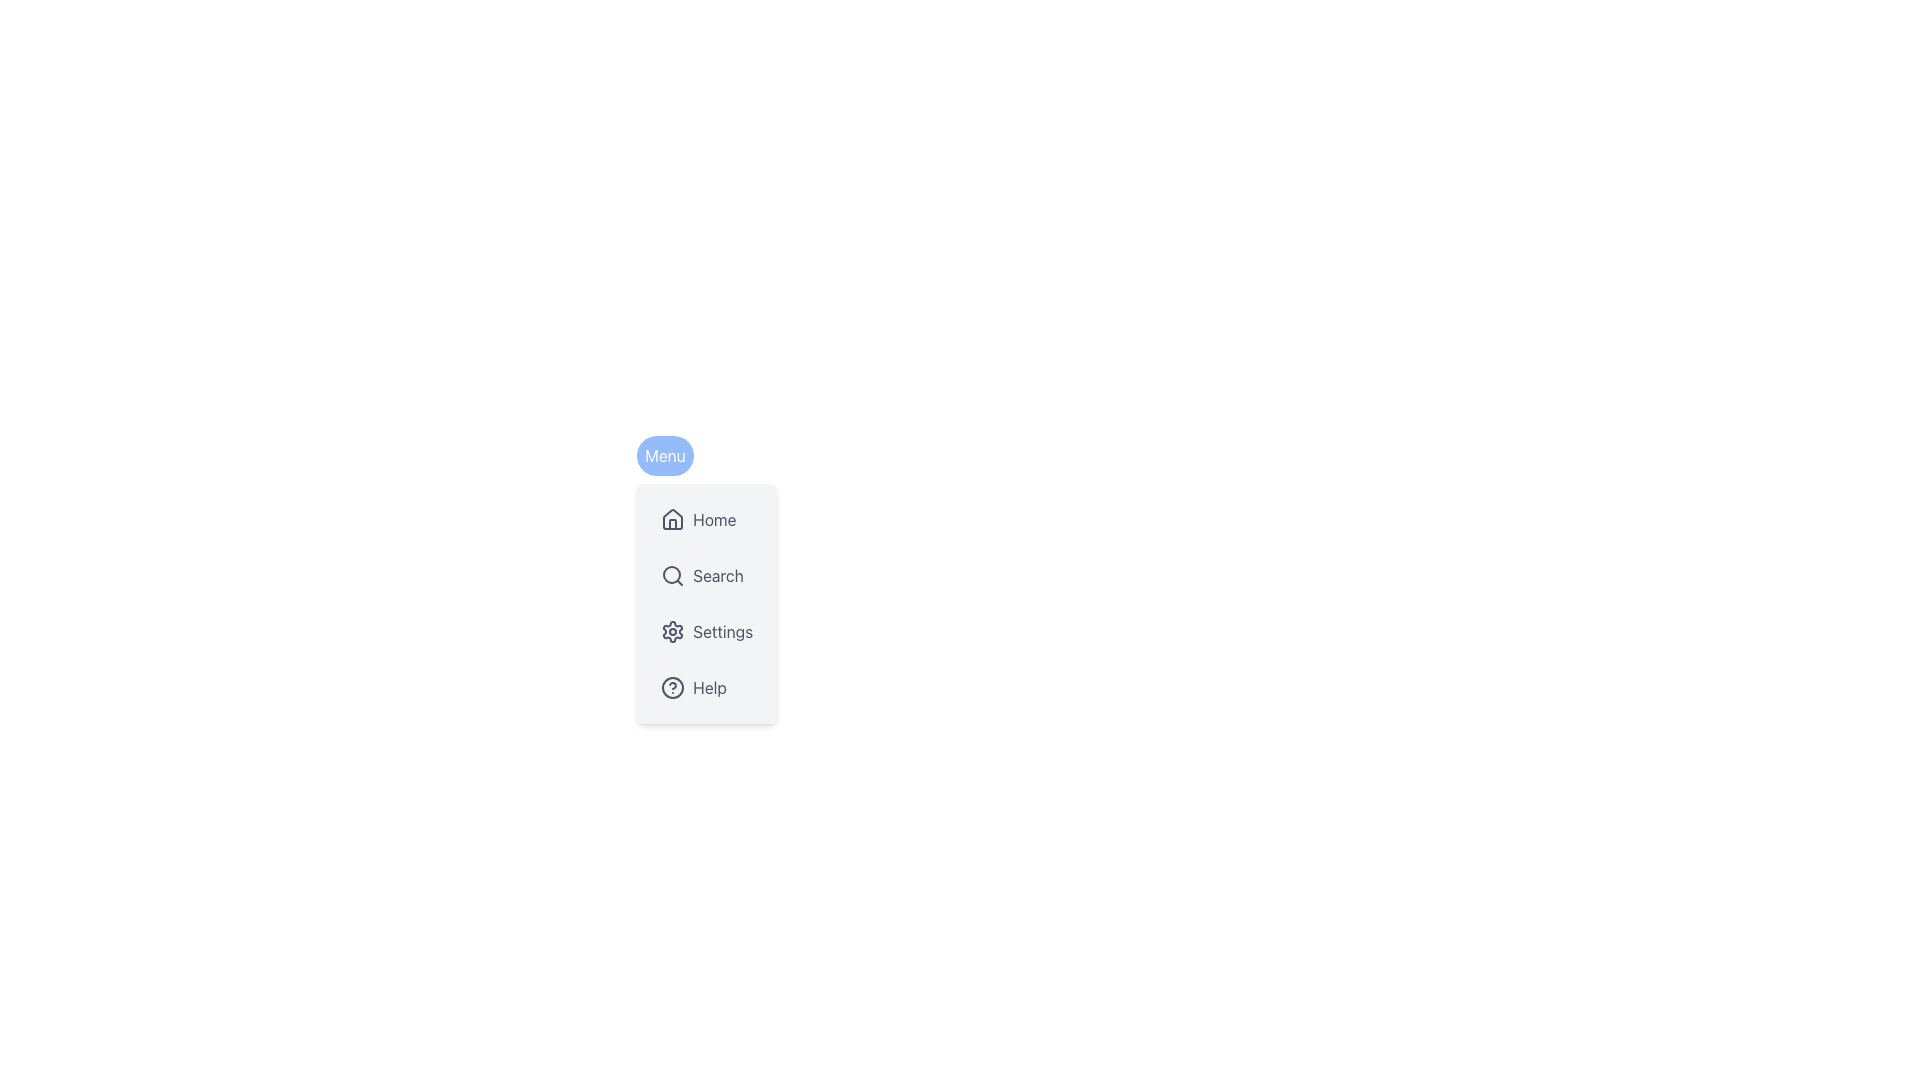  What do you see at coordinates (707, 602) in the screenshot?
I see `the 'Search' option in the Dropdown Menu` at bounding box center [707, 602].